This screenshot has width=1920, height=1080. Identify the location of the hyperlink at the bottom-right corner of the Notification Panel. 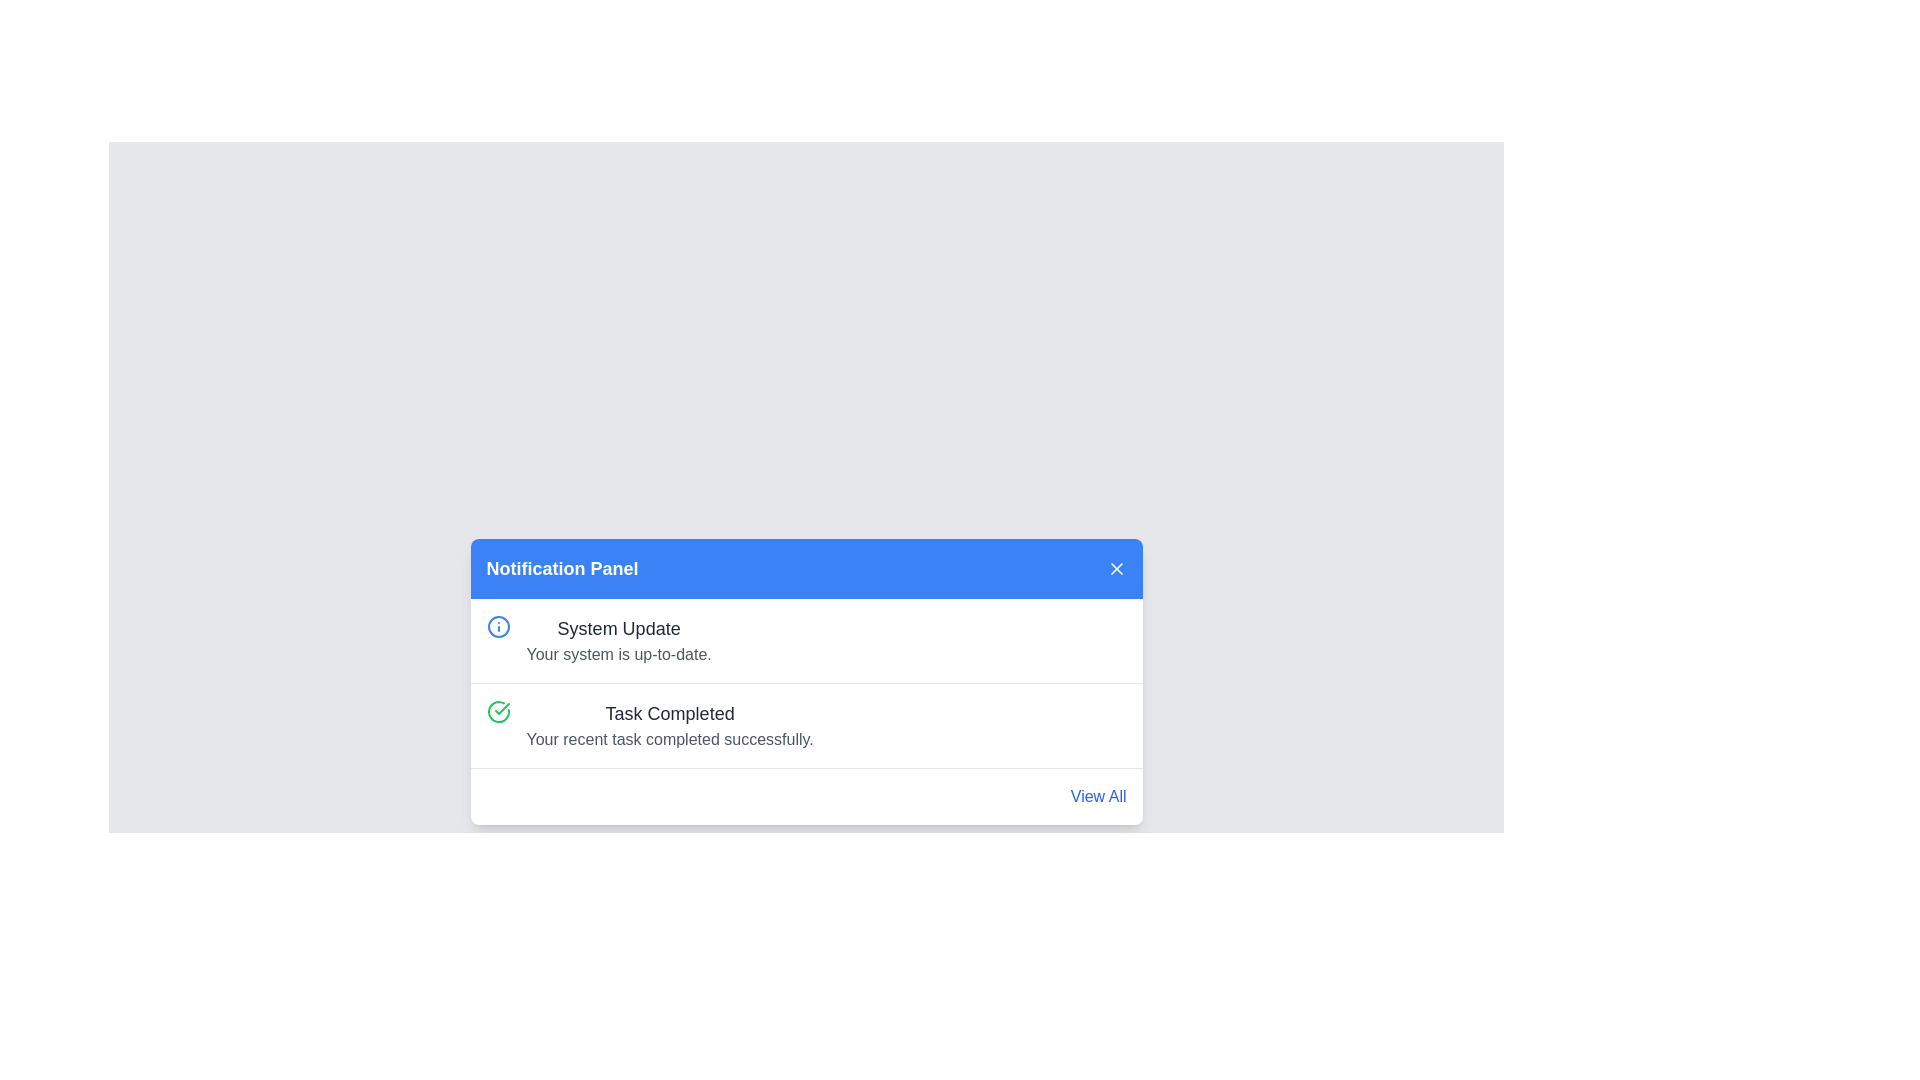
(1097, 796).